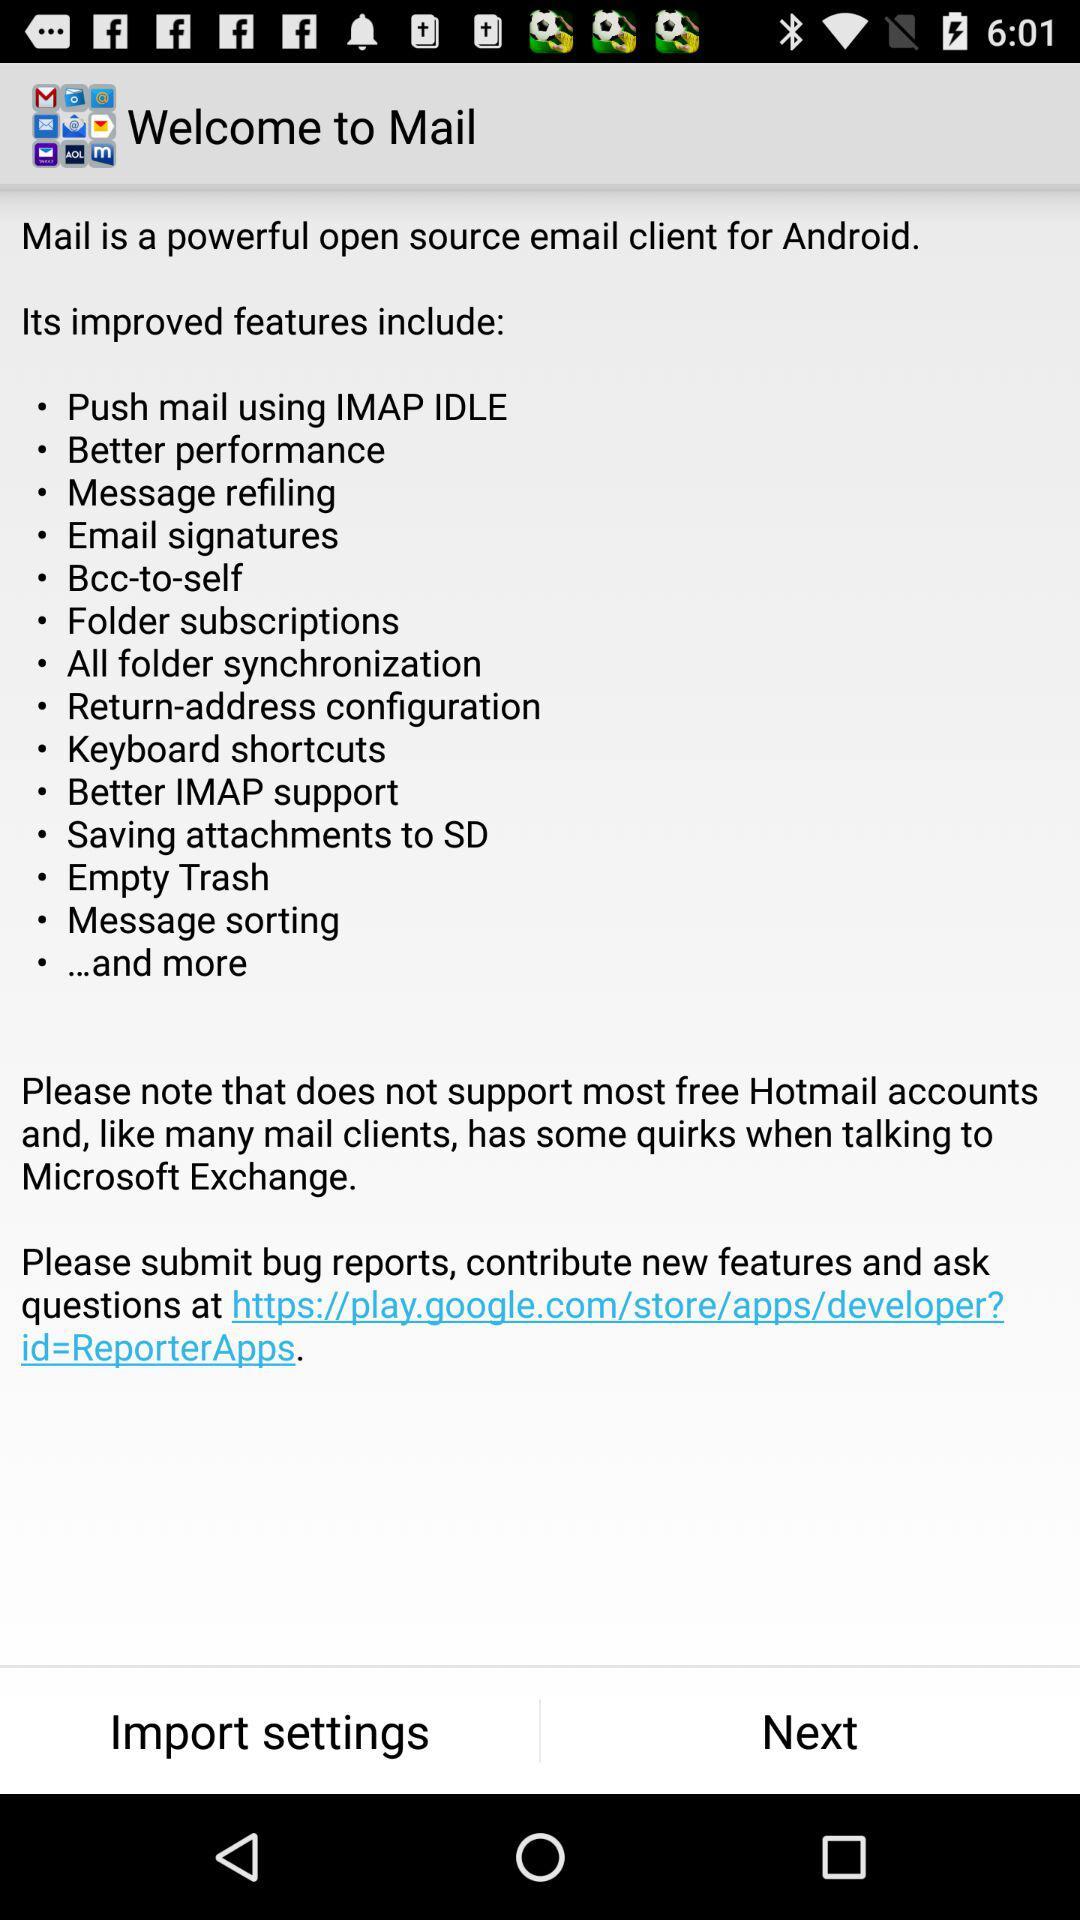 The image size is (1080, 1920). Describe the element at coordinates (268, 1730) in the screenshot. I see `item to the left of the next` at that location.